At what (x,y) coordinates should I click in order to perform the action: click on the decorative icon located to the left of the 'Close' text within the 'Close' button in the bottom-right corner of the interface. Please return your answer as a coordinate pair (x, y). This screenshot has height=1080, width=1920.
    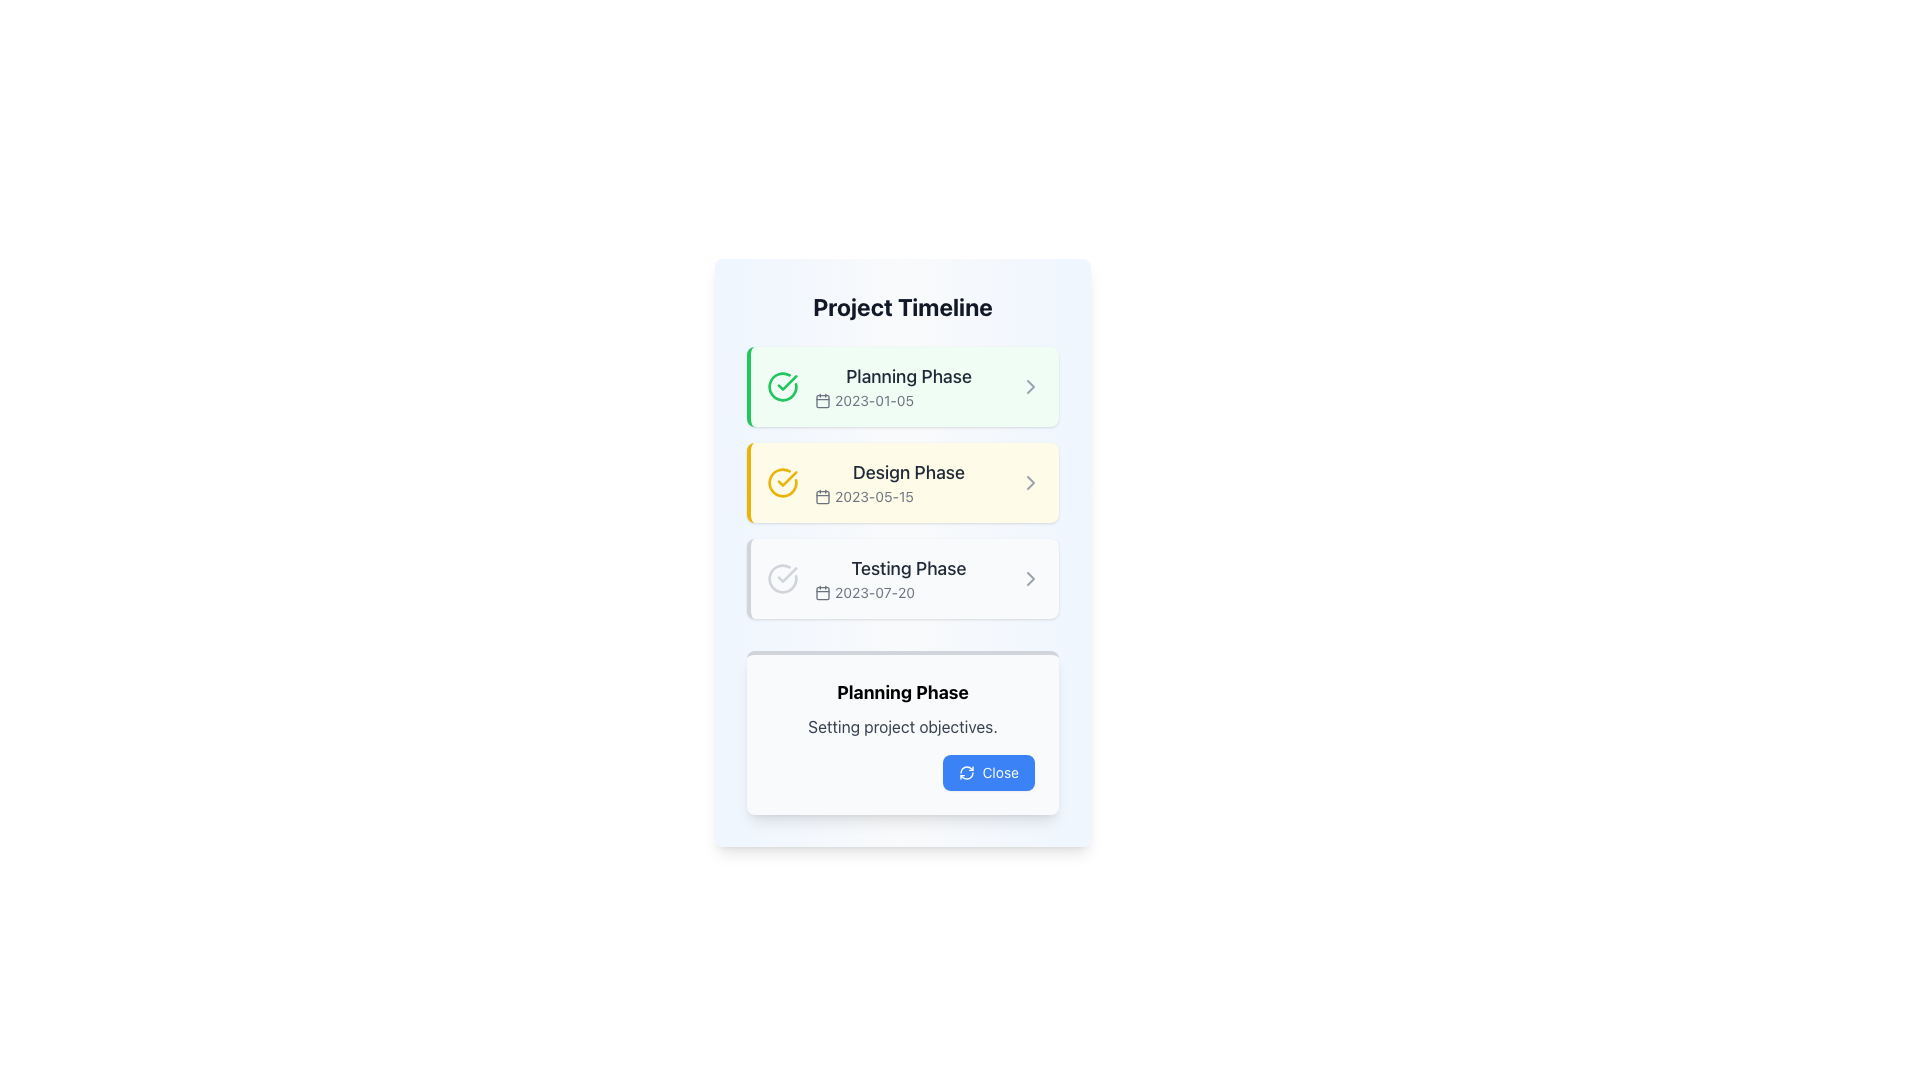
    Looking at the image, I should click on (966, 771).